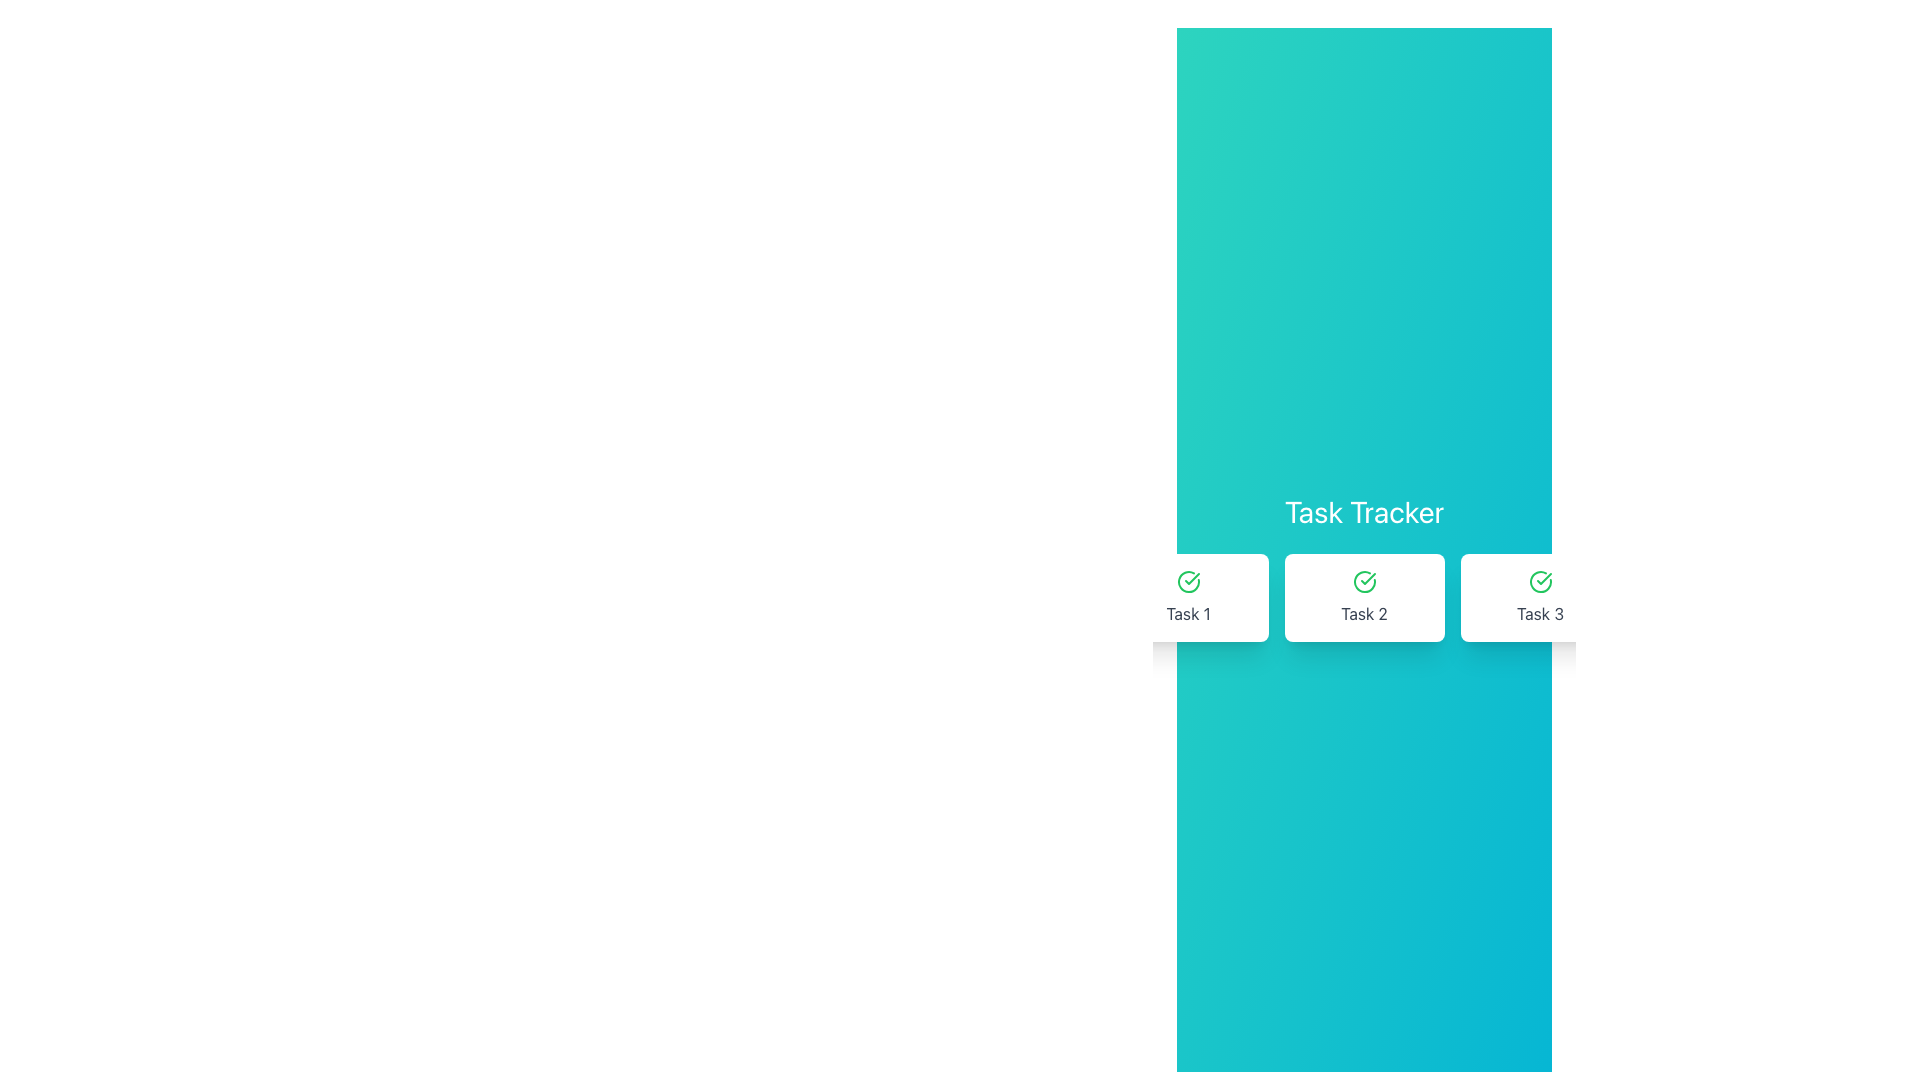 The width and height of the screenshot is (1920, 1080). What do you see at coordinates (1543, 578) in the screenshot?
I see `the small green checkmark icon located inside a circular border in the second card of a horizontal list of task cards` at bounding box center [1543, 578].